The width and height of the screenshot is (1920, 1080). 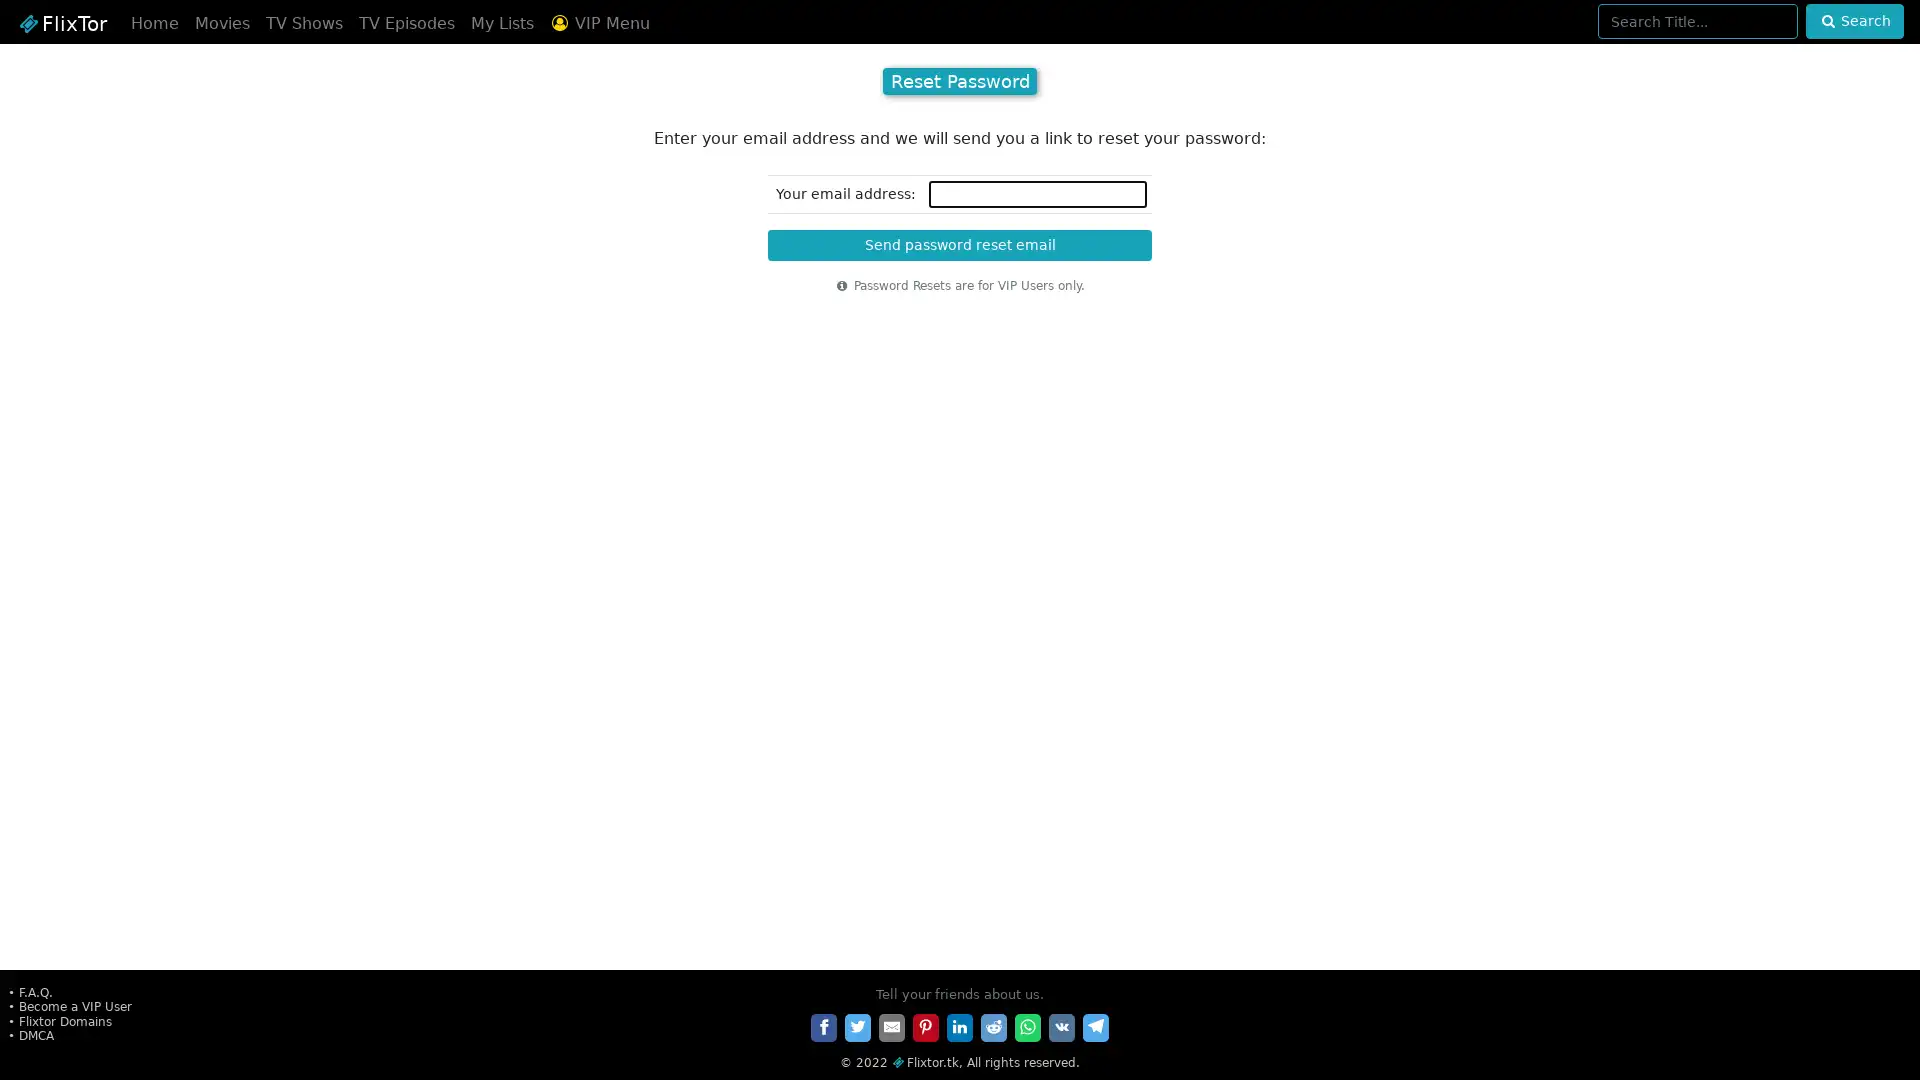 I want to click on VIP Menu, so click(x=598, y=23).